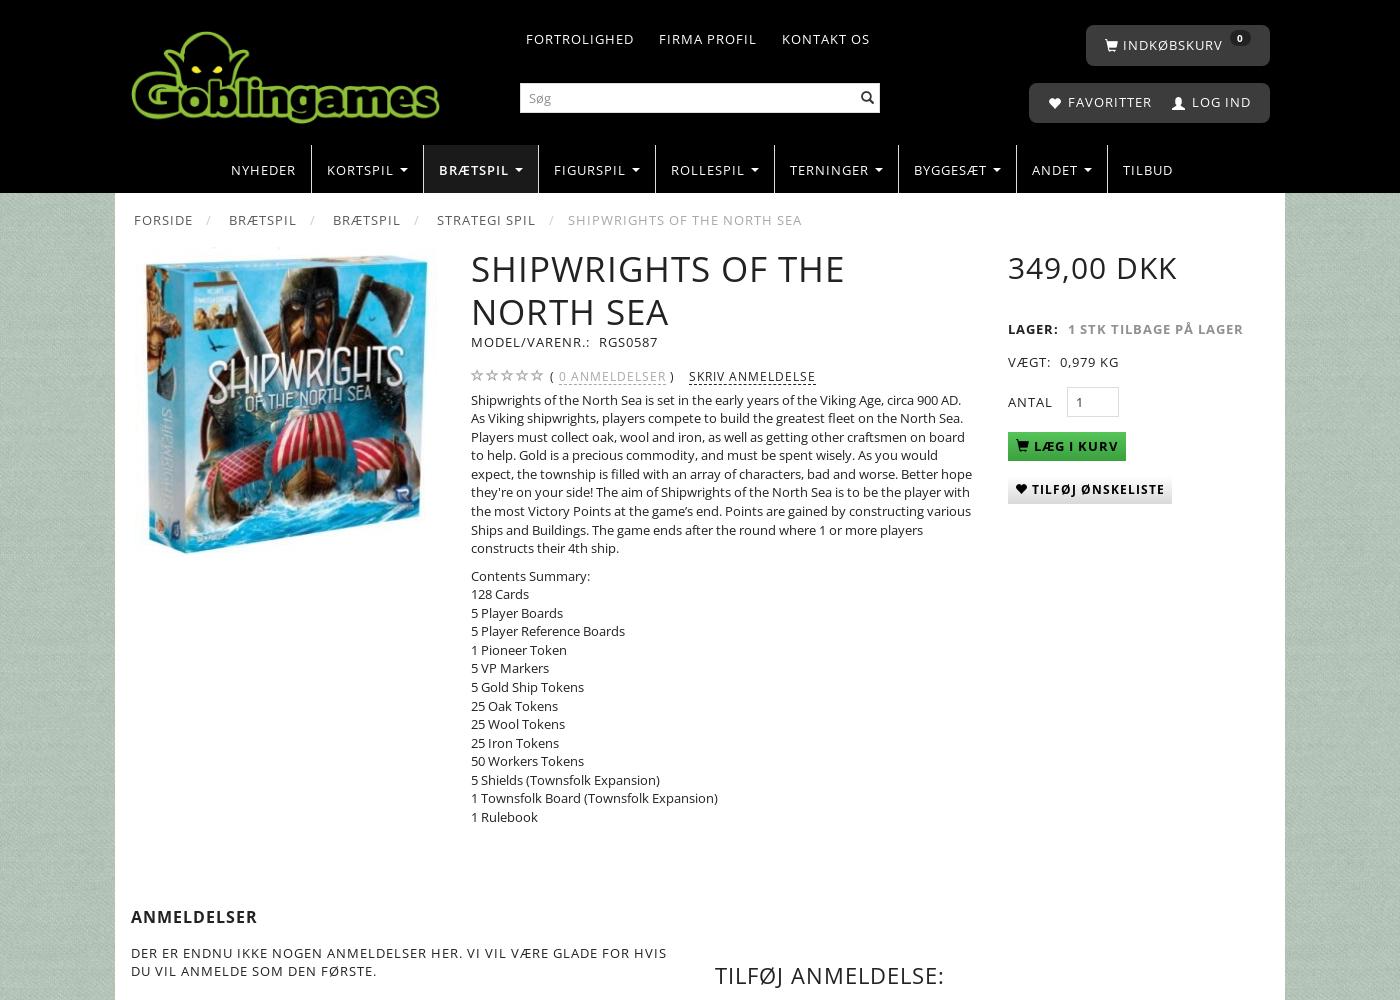 The image size is (1400, 1000). I want to click on 'Contents Summary:', so click(530, 574).